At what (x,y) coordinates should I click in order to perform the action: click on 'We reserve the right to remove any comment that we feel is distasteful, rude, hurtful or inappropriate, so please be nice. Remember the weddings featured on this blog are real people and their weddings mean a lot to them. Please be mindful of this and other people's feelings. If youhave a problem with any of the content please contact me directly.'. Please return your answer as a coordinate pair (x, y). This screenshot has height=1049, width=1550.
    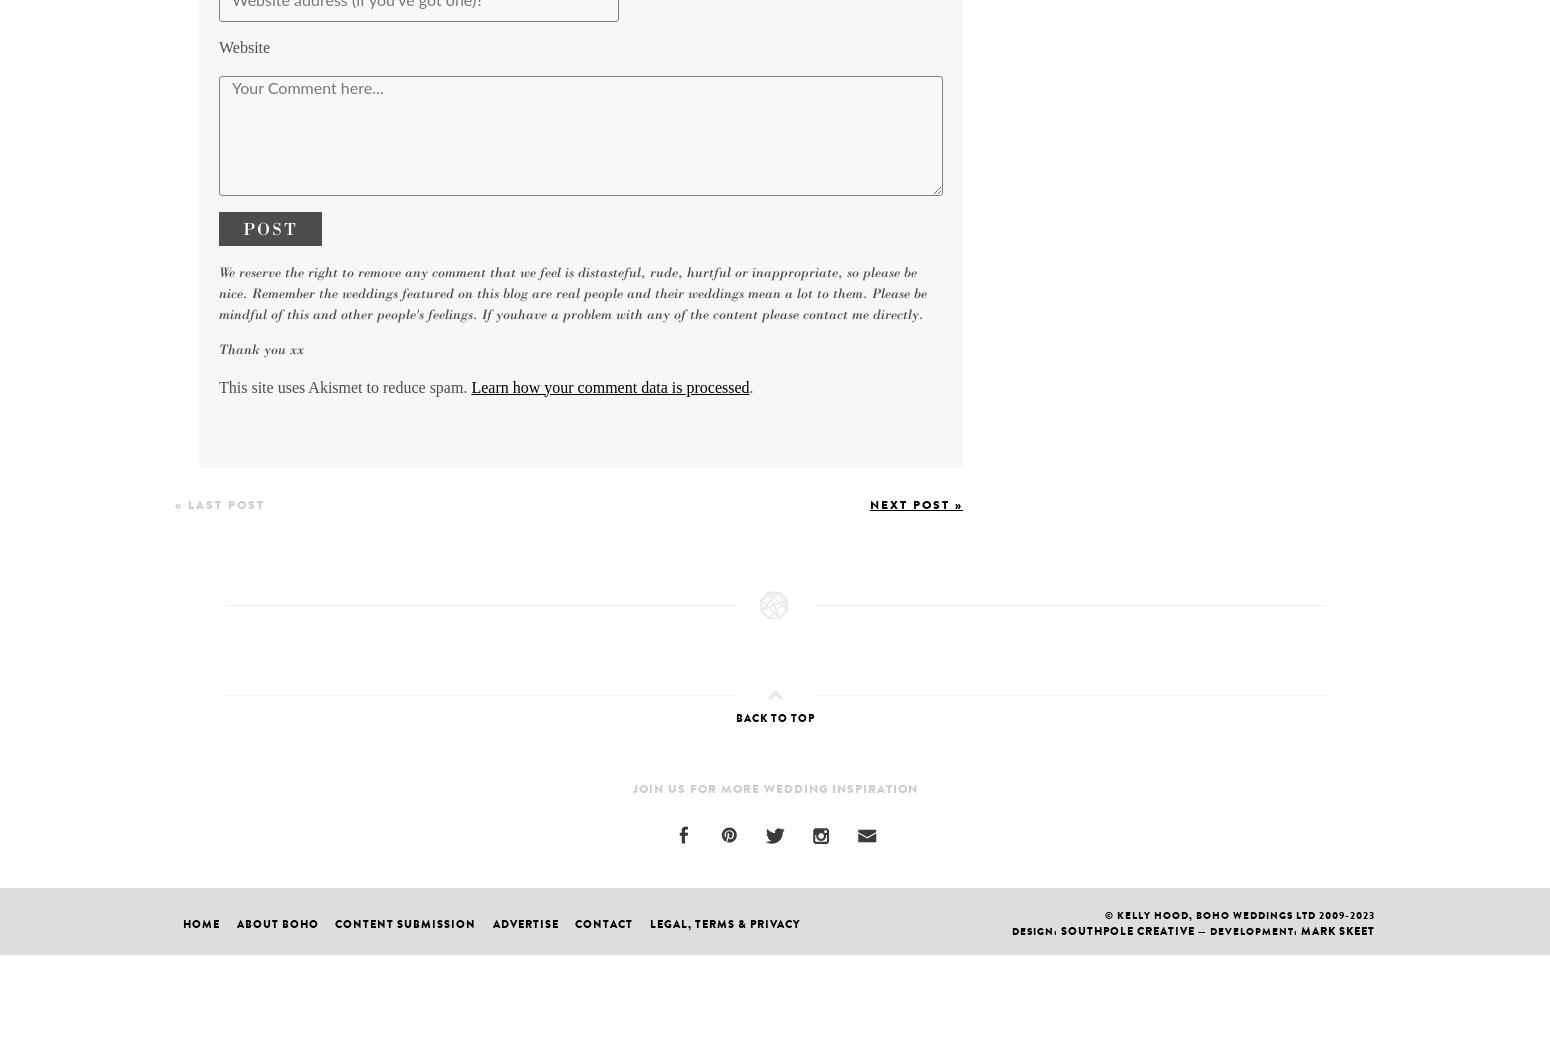
    Looking at the image, I should click on (573, 292).